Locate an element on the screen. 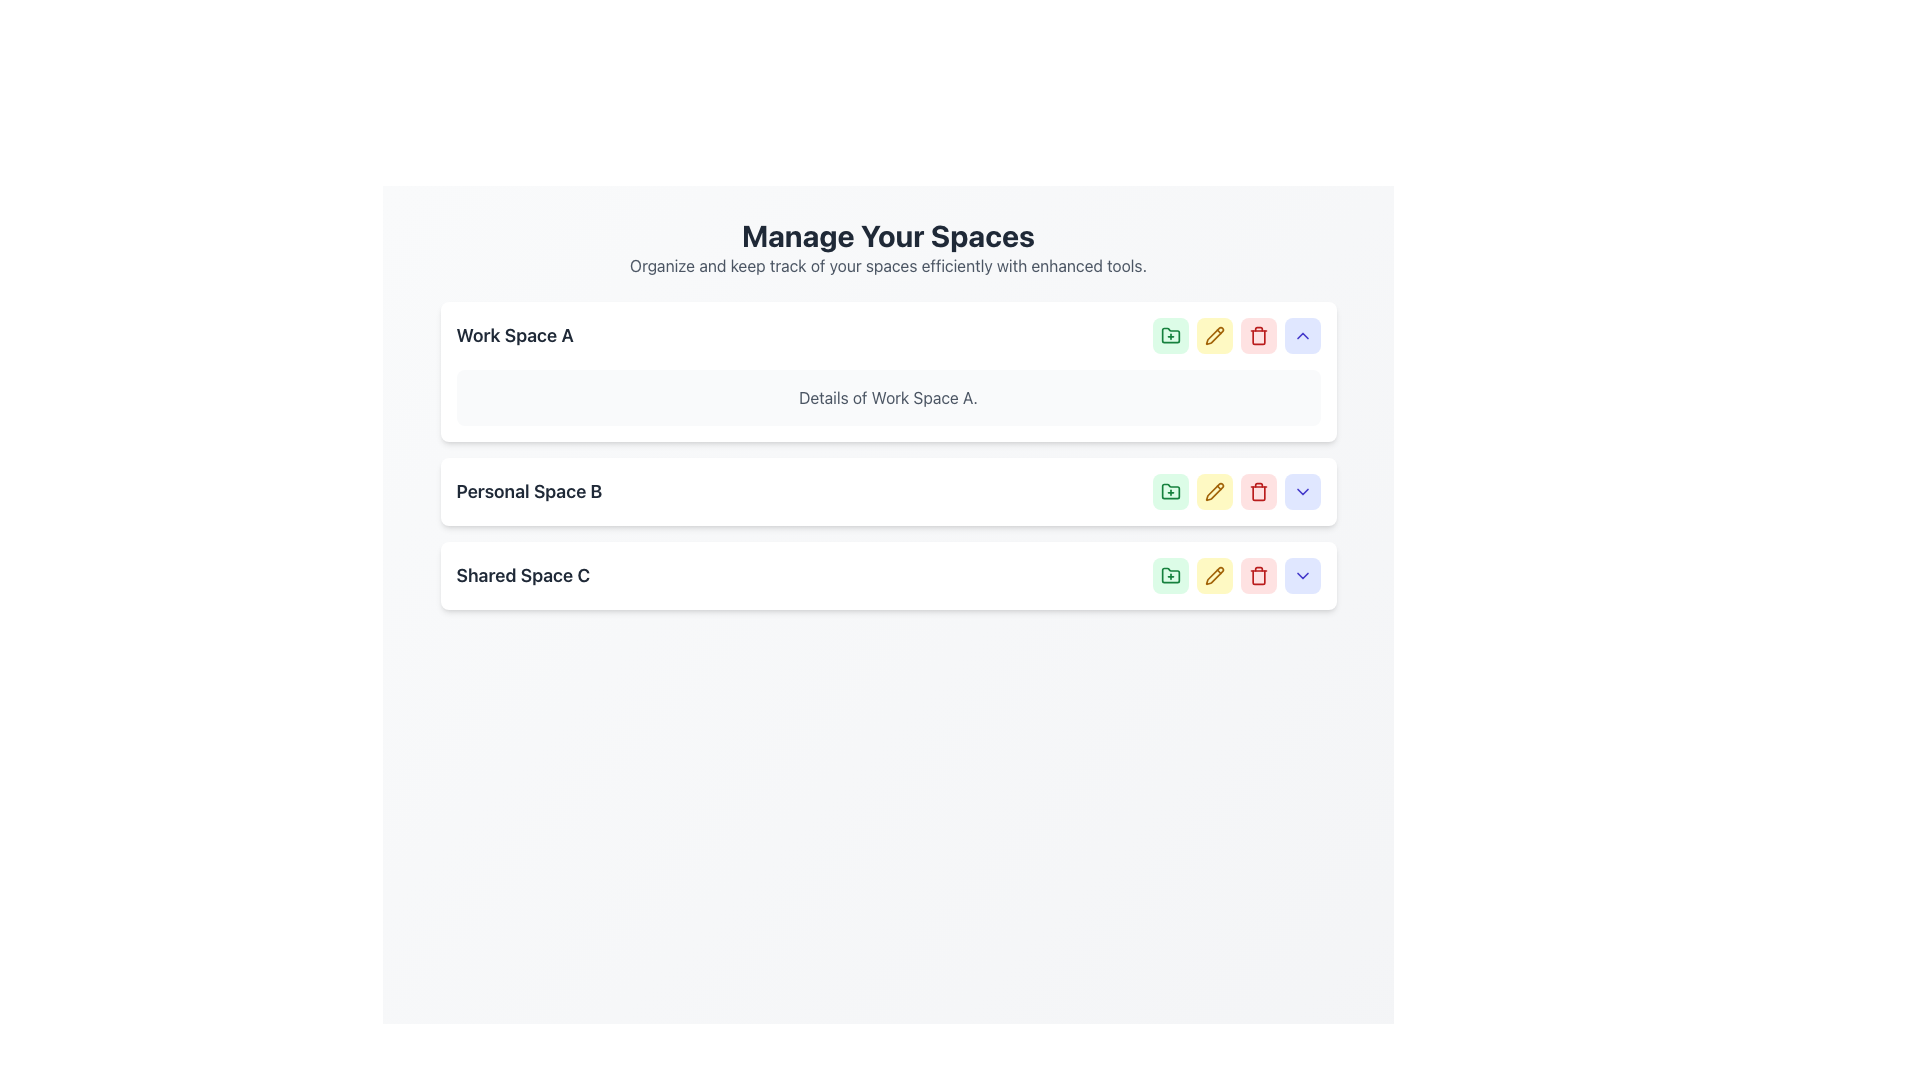  the text label element reading 'Personal Space B', which is styled in a large and bold font with a dark gray color, located between 'Work Space A' and 'Shared Space C' is located at coordinates (529, 492).